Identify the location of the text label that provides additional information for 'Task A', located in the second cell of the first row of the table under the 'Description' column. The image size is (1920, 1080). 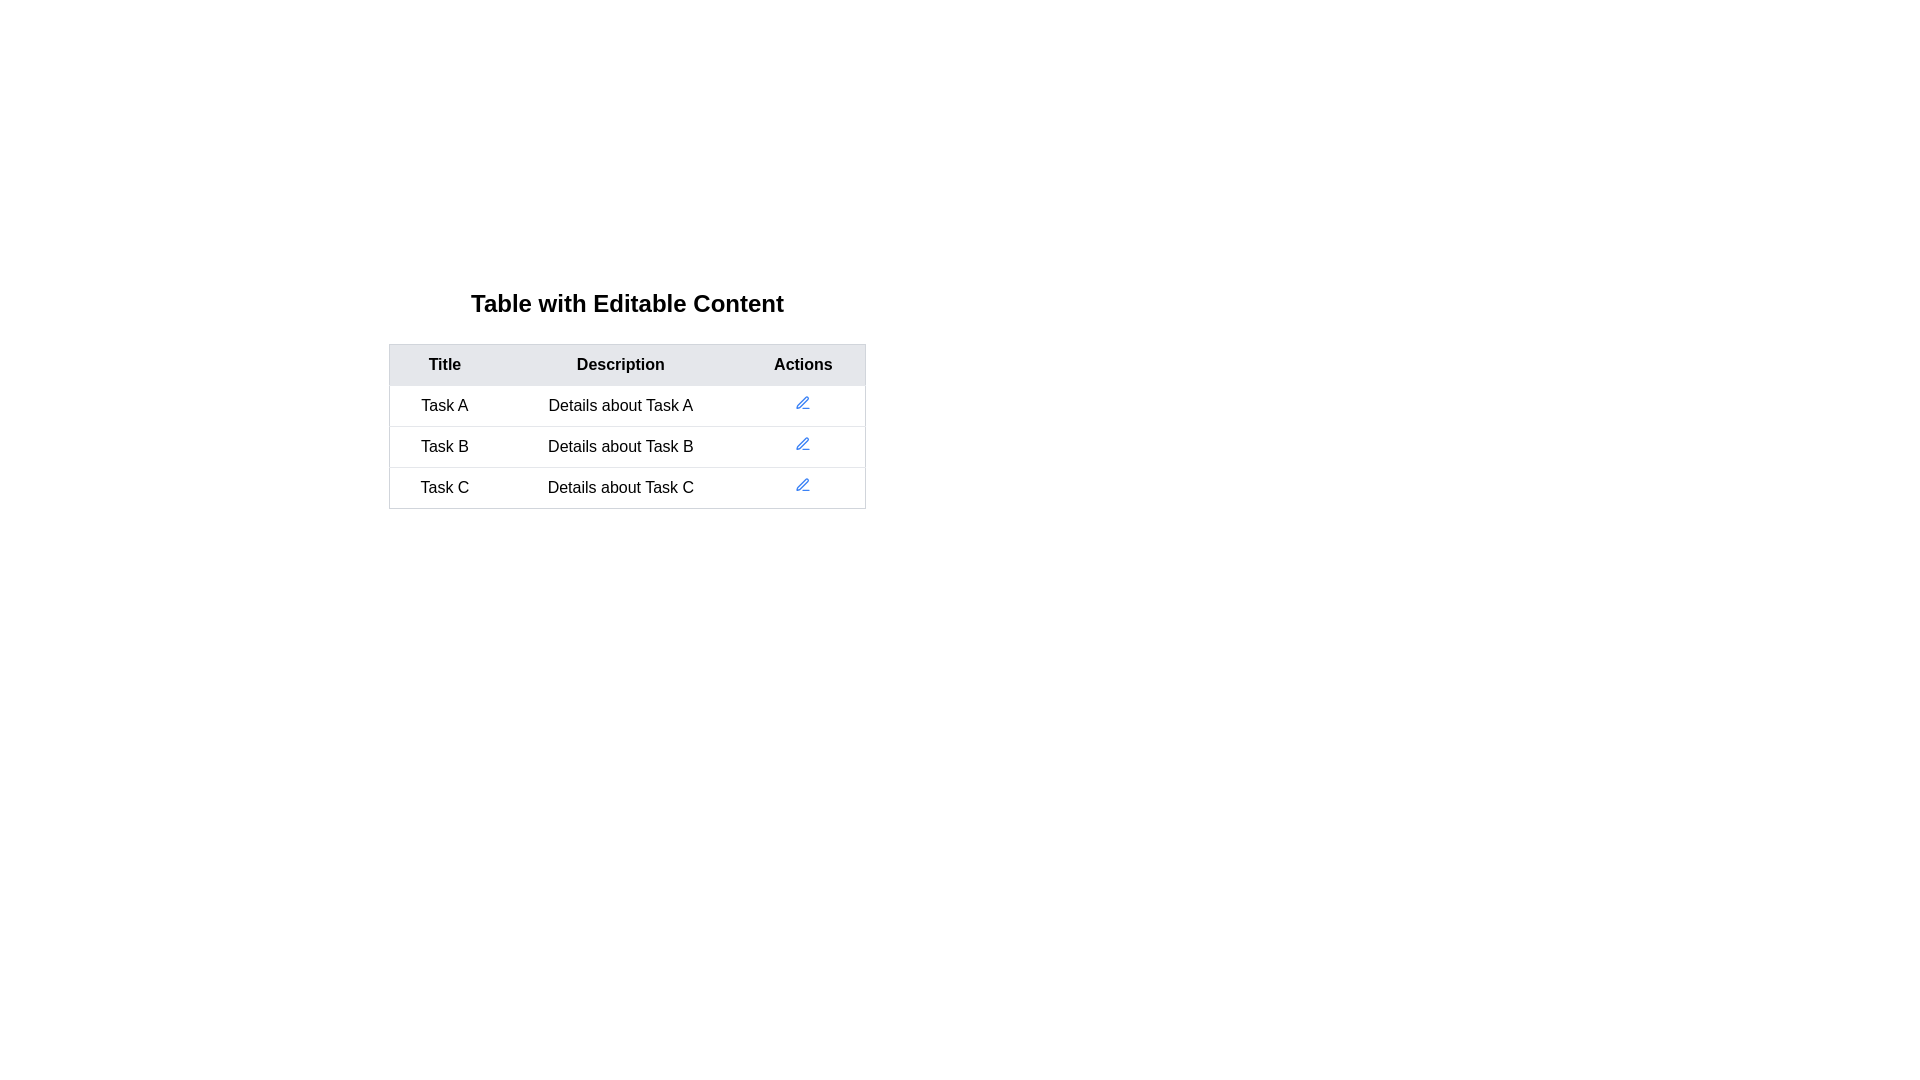
(619, 405).